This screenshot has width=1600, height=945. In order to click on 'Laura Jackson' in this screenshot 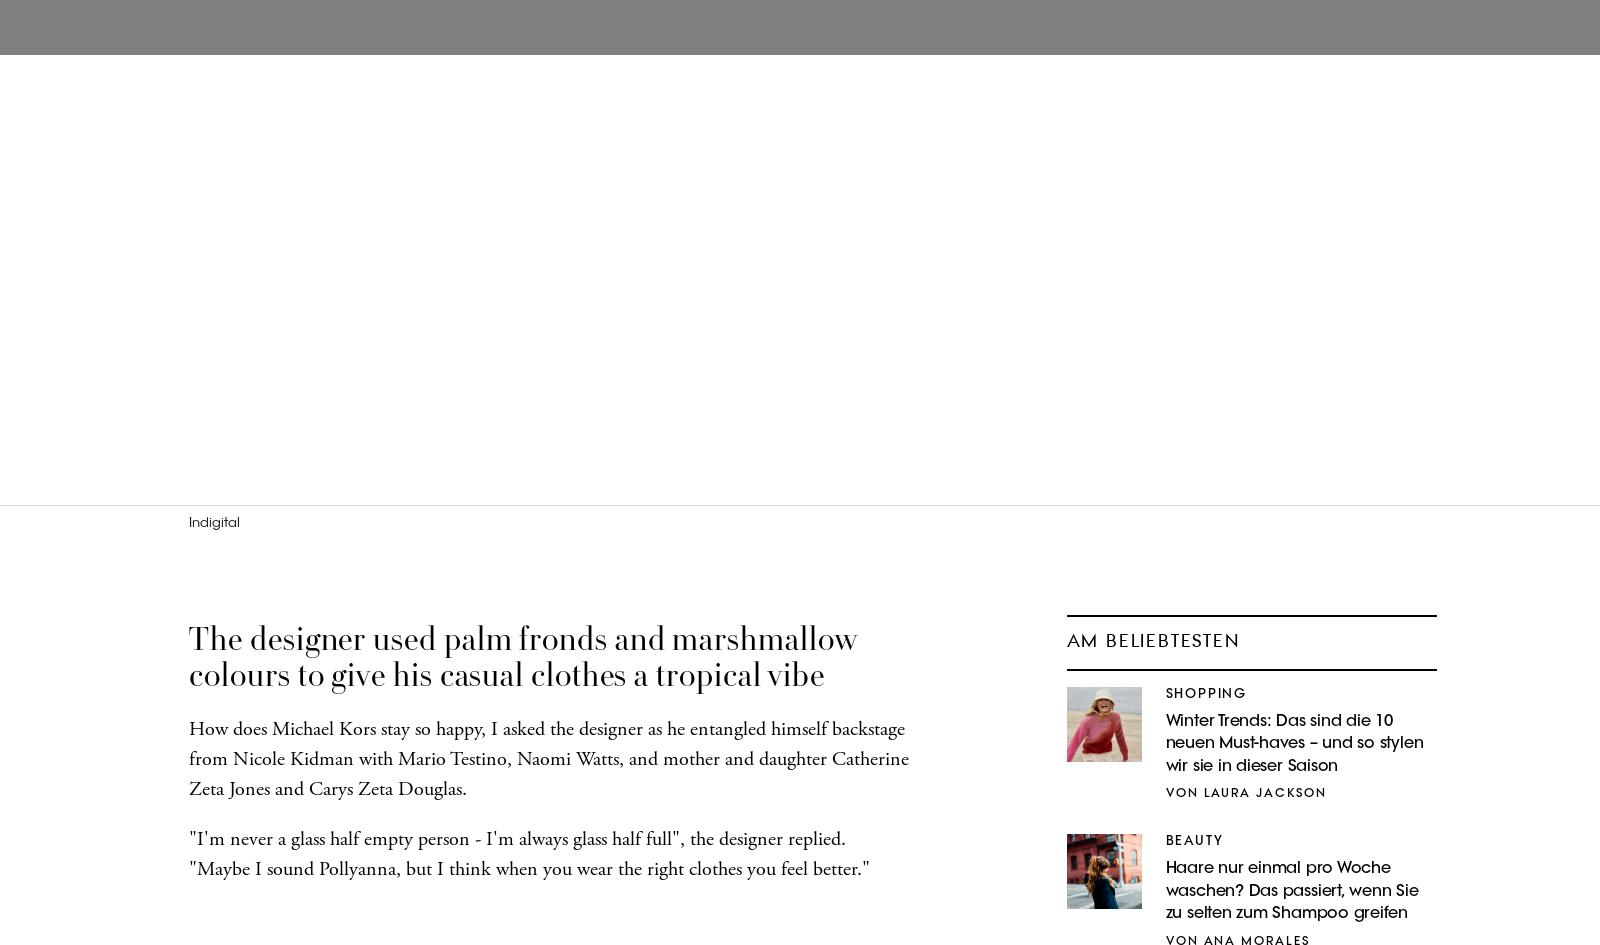, I will do `click(1202, 792)`.